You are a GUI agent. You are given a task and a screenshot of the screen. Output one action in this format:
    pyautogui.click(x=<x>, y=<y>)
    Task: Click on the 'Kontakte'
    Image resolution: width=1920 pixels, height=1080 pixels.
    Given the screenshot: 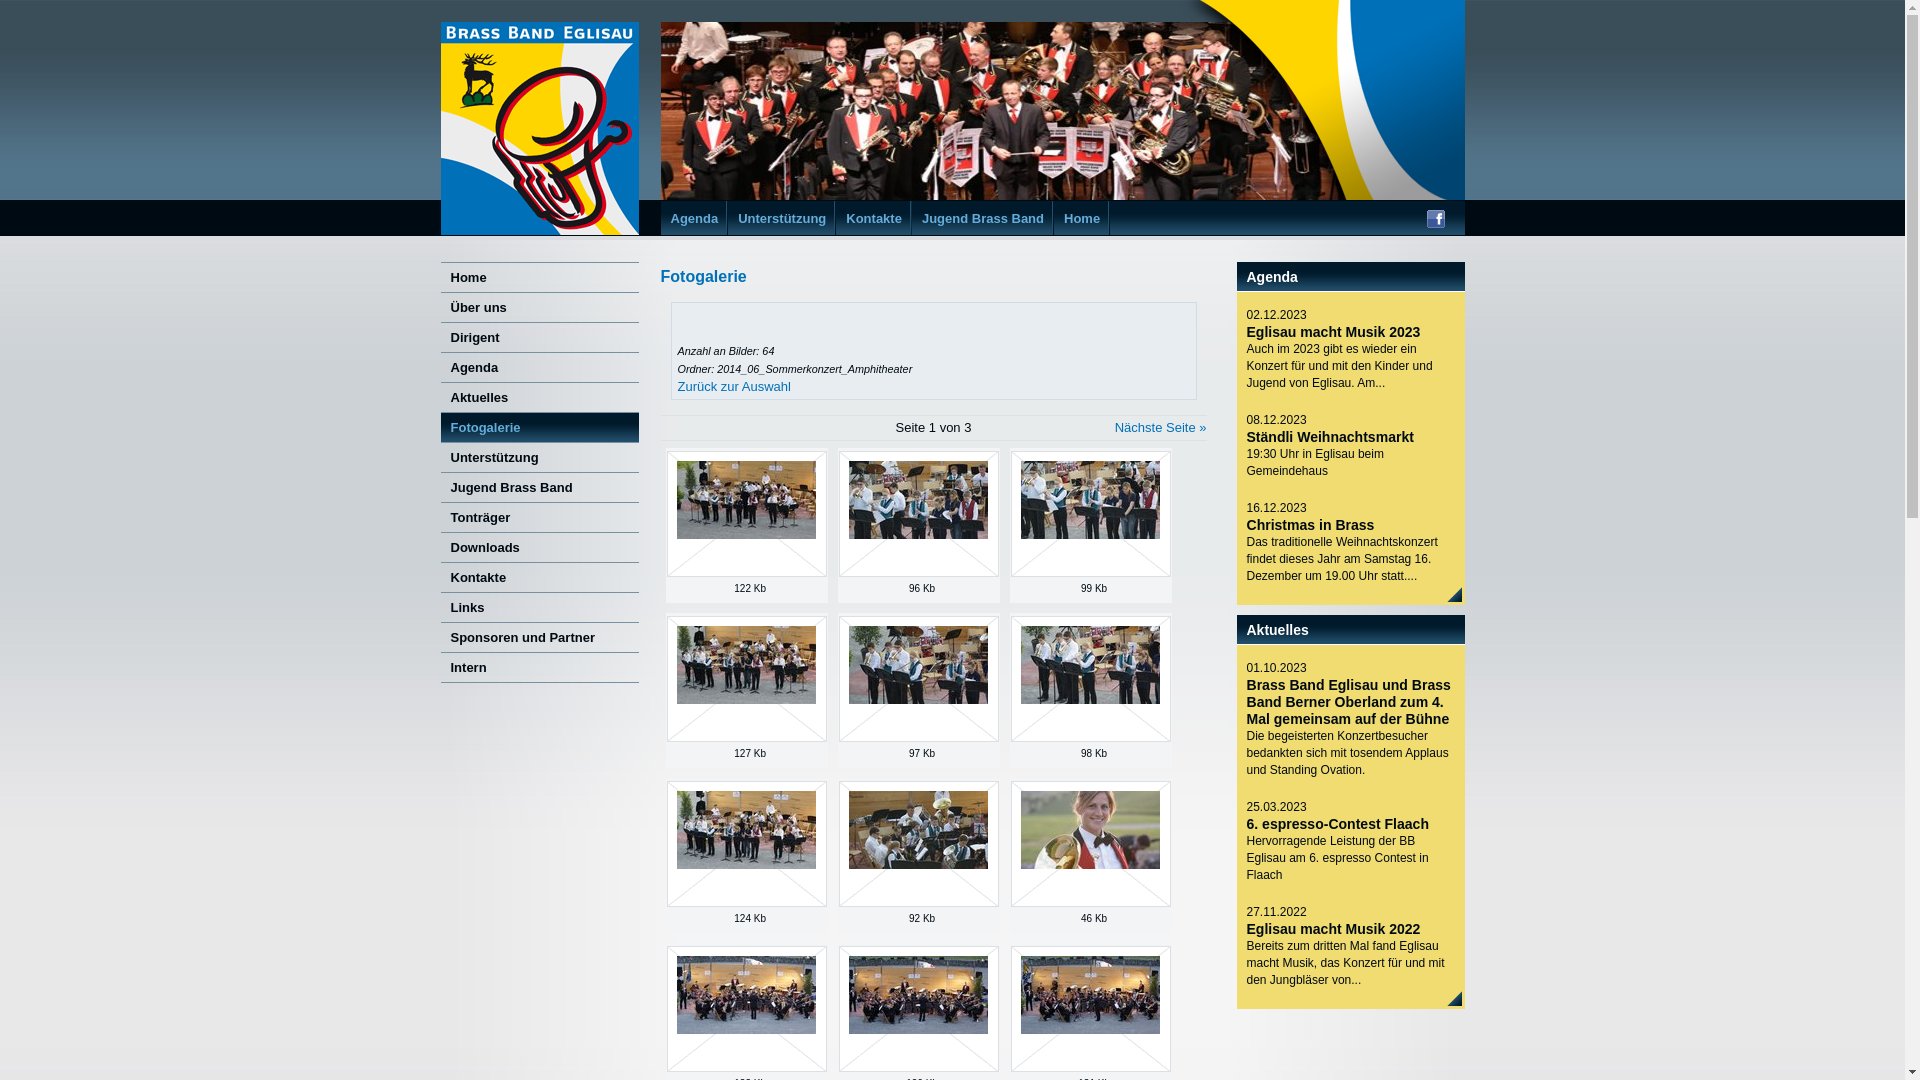 What is the action you would take?
    pyautogui.click(x=538, y=577)
    